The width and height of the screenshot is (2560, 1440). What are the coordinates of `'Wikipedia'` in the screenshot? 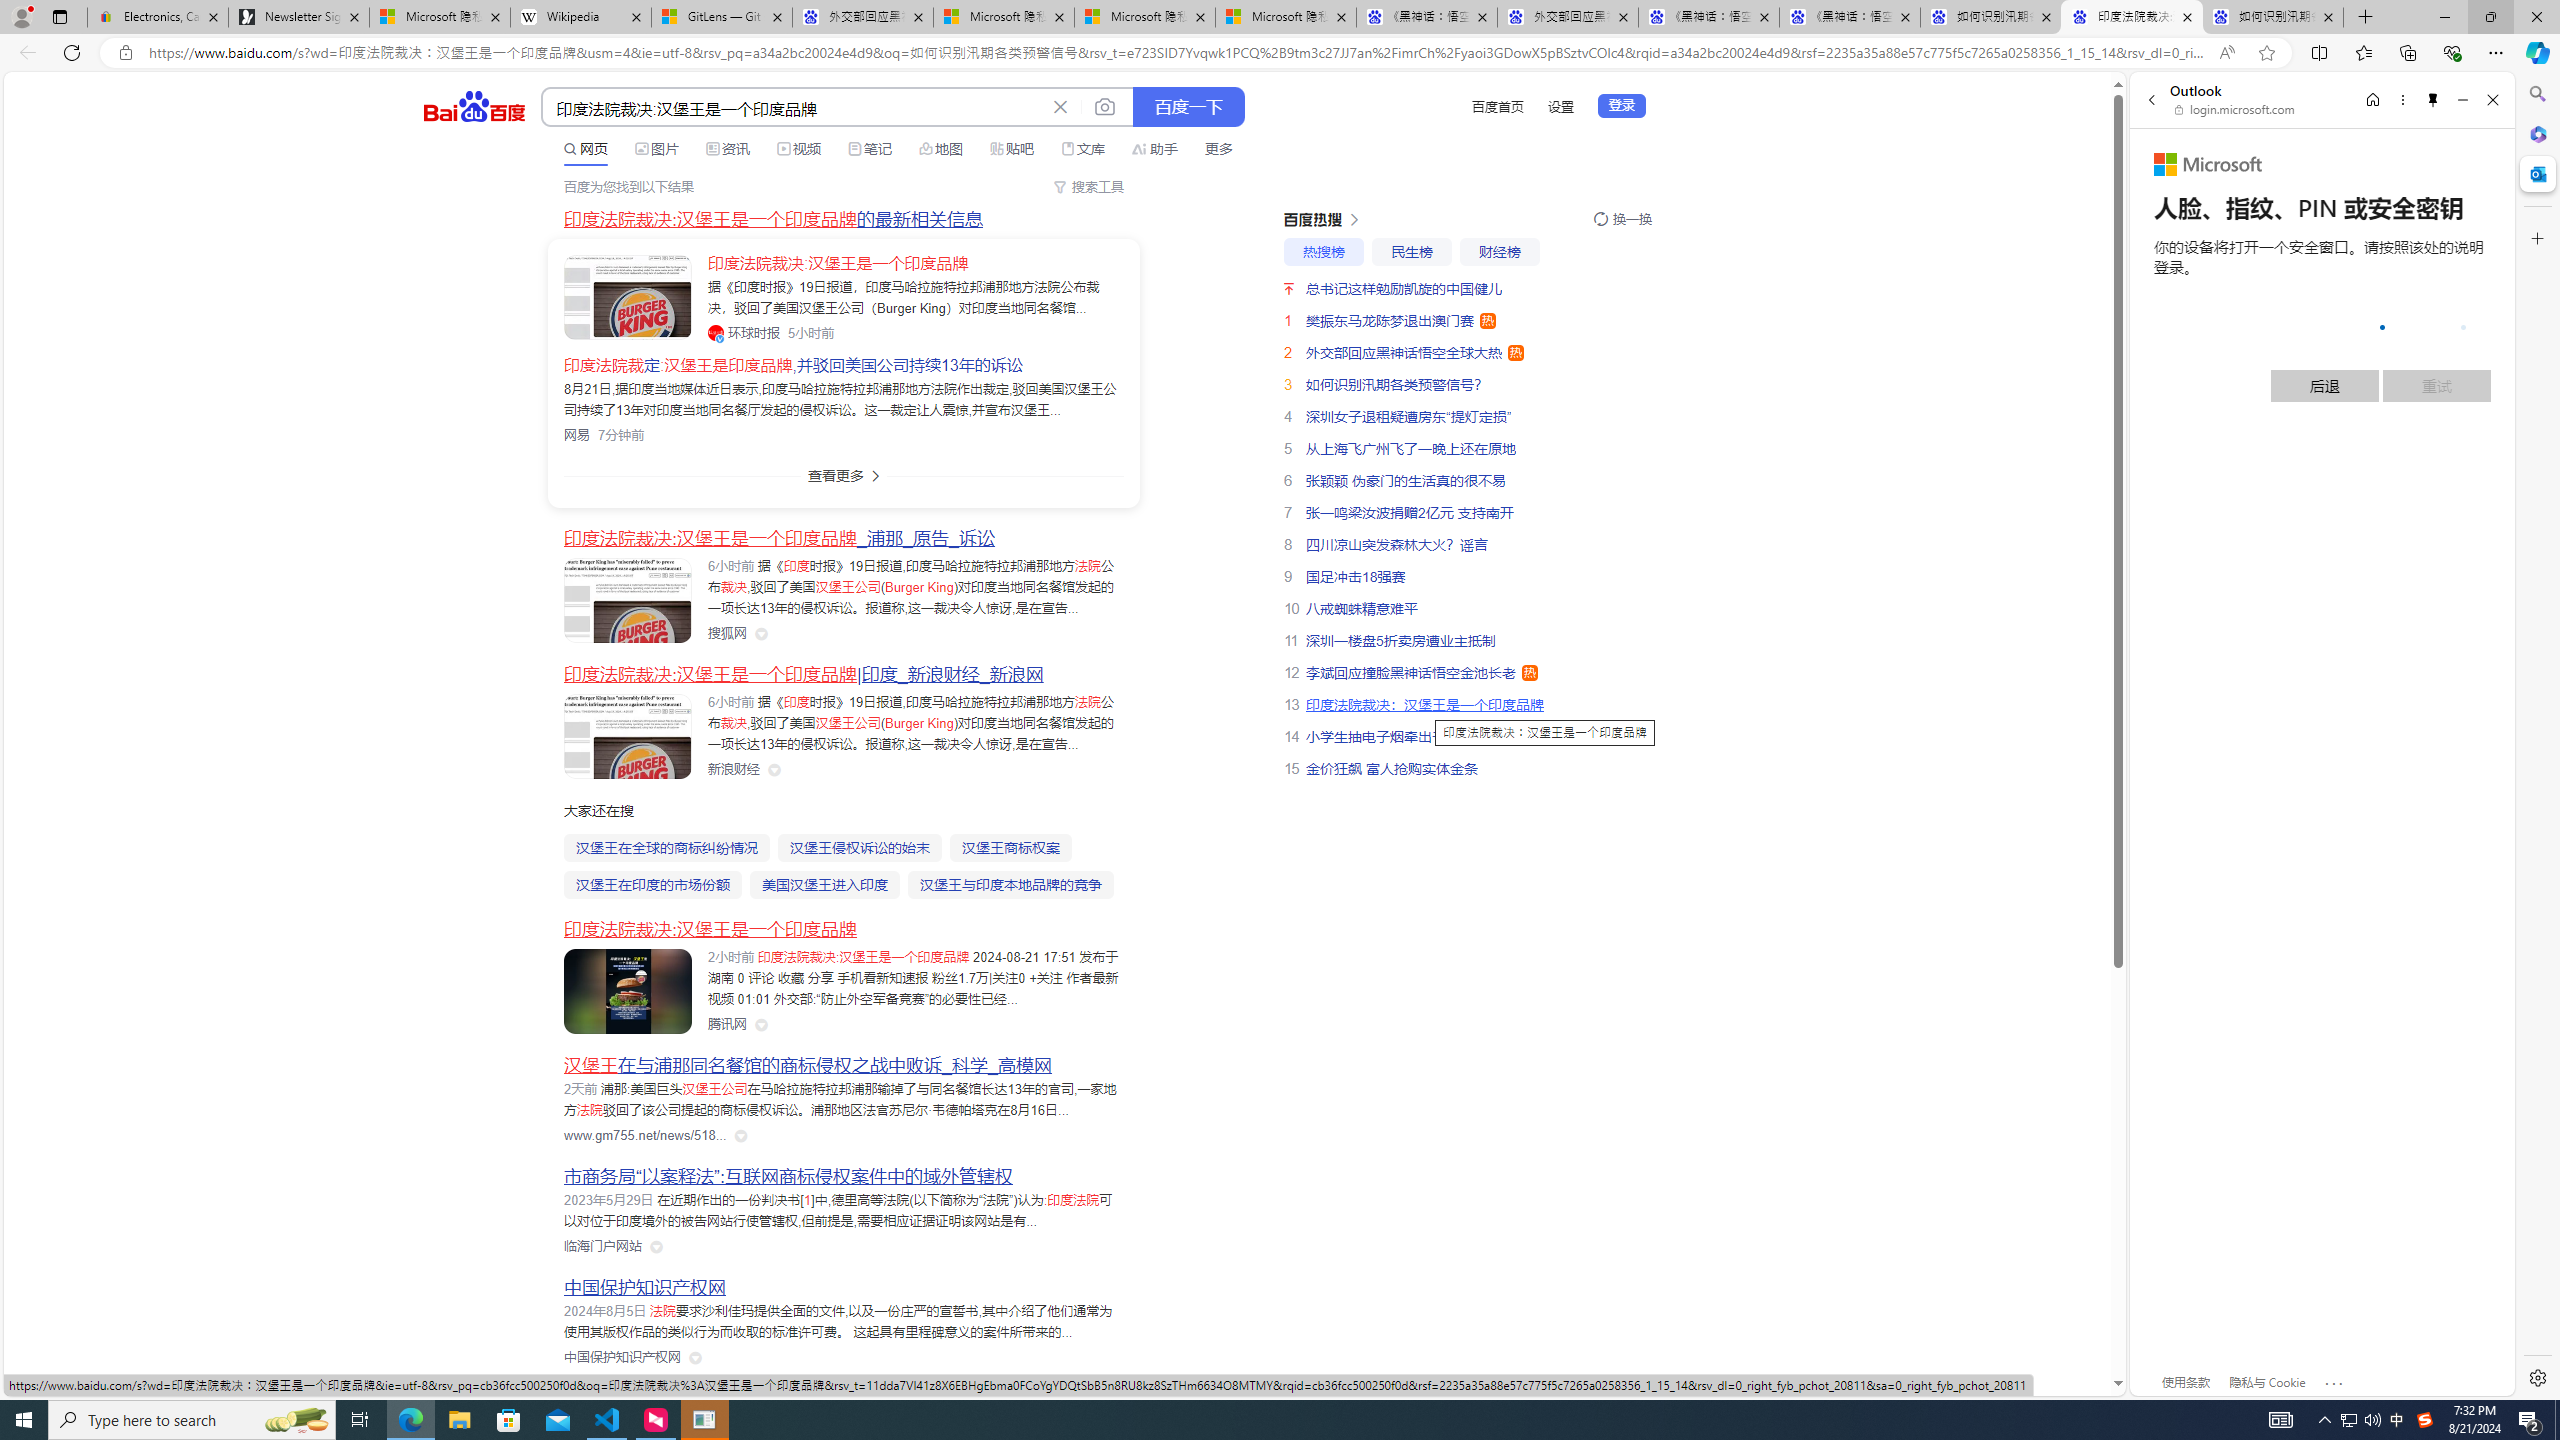 It's located at (580, 16).